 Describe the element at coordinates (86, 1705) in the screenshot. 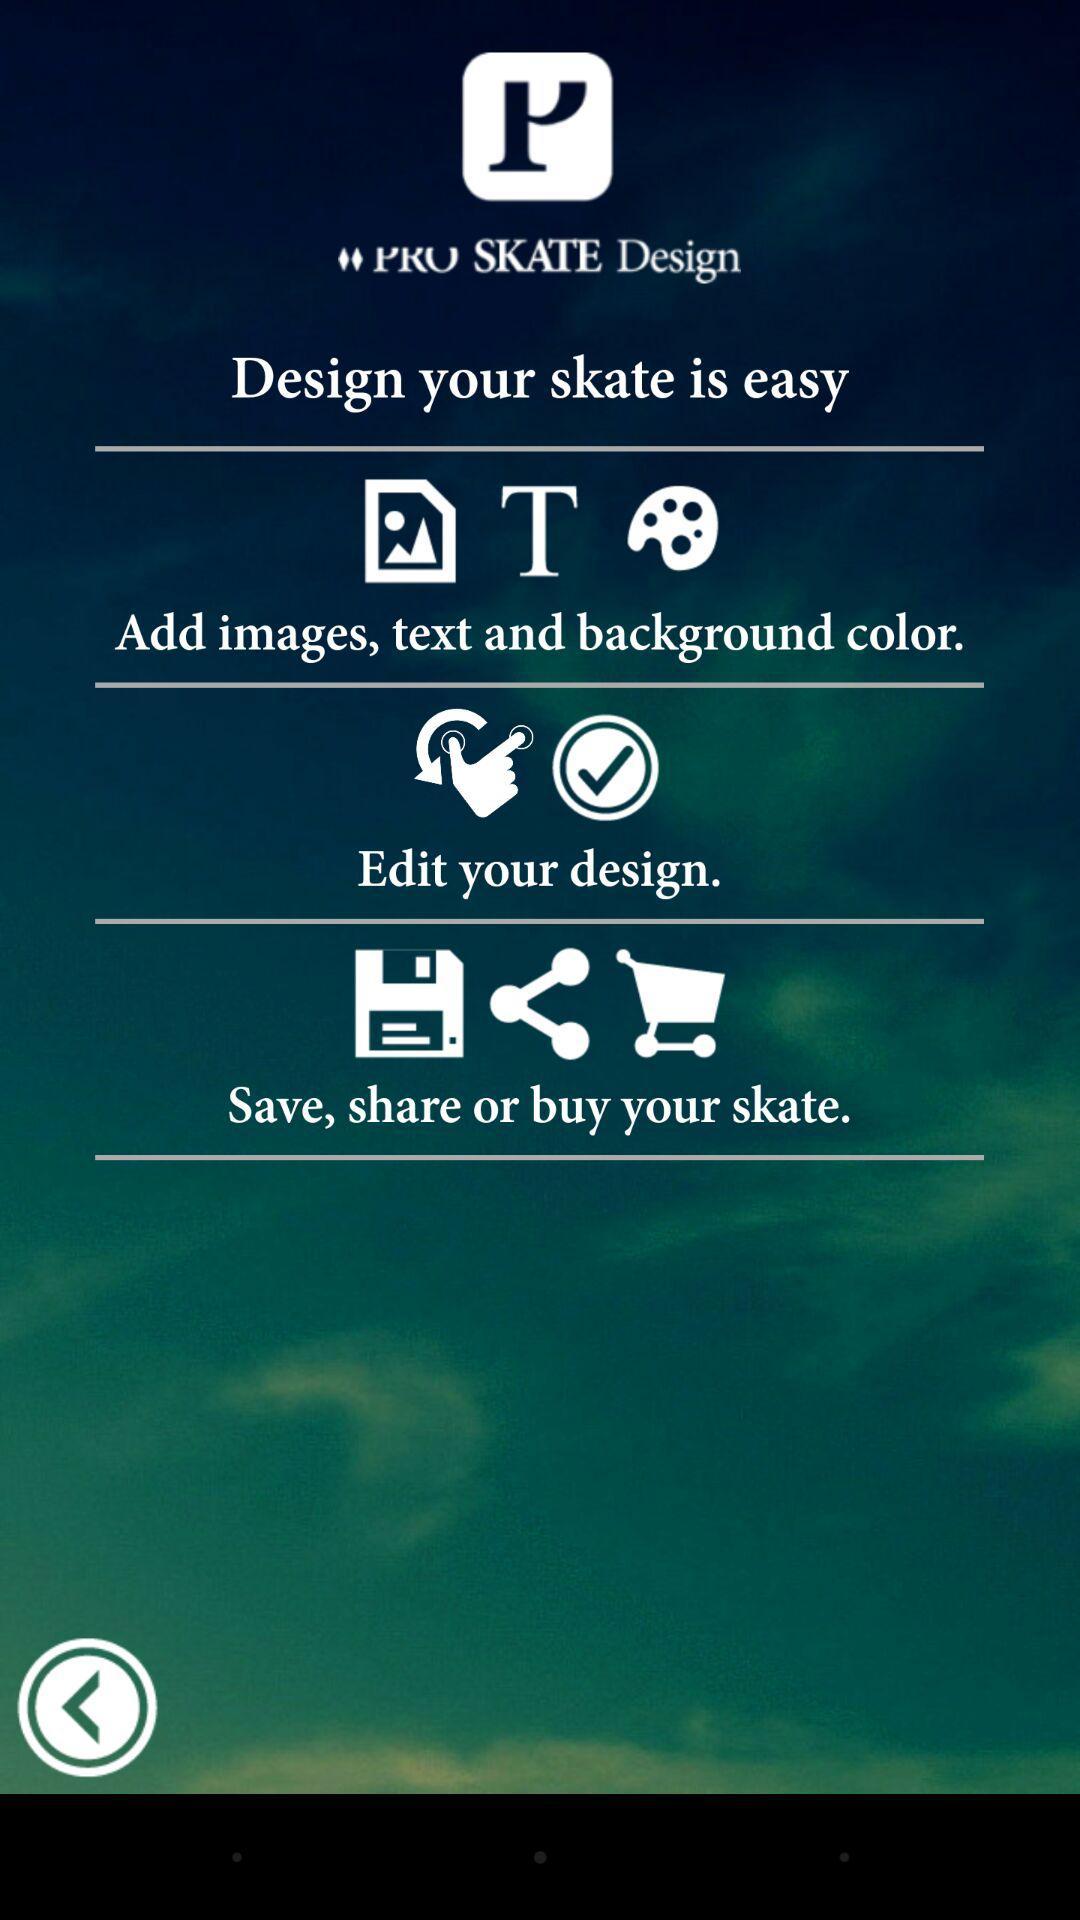

I see `this button takes me back a page in the app` at that location.